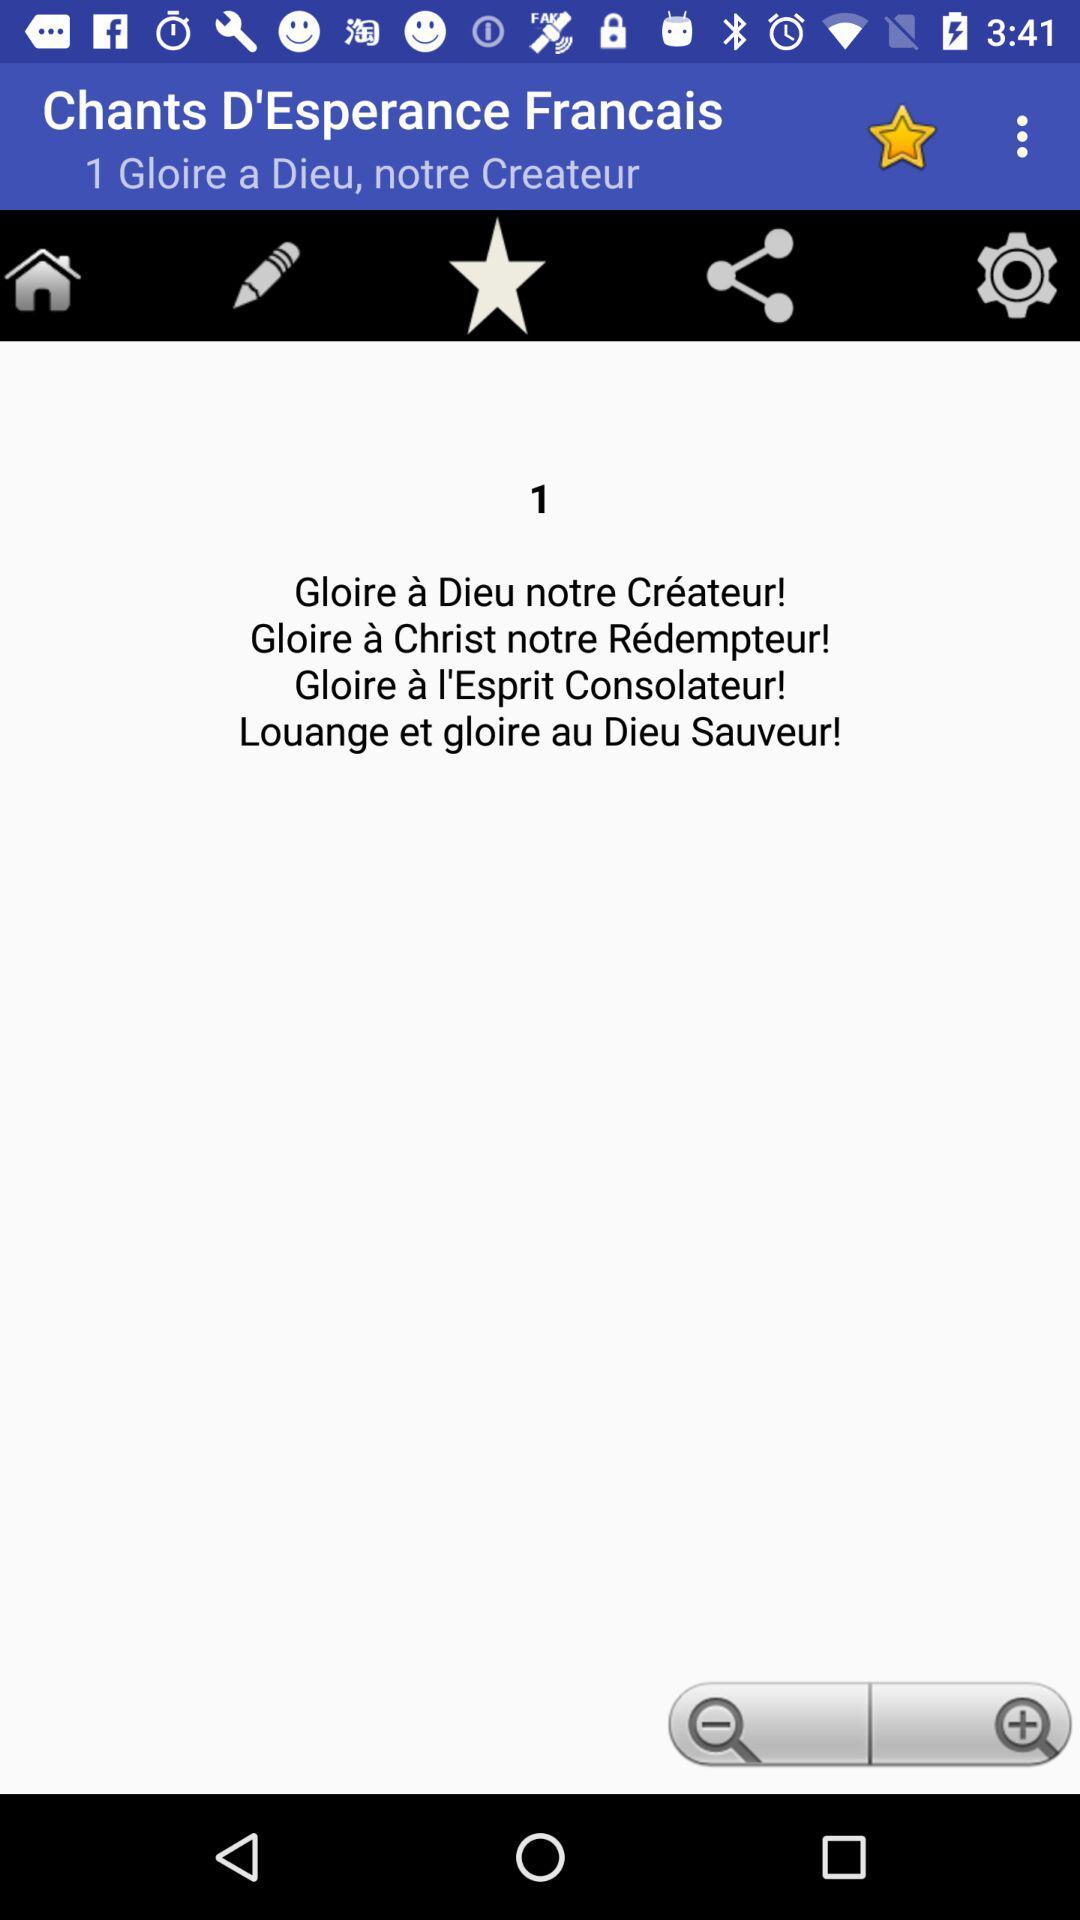 This screenshot has height=1920, width=1080. Describe the element at coordinates (265, 274) in the screenshot. I see `new button` at that location.